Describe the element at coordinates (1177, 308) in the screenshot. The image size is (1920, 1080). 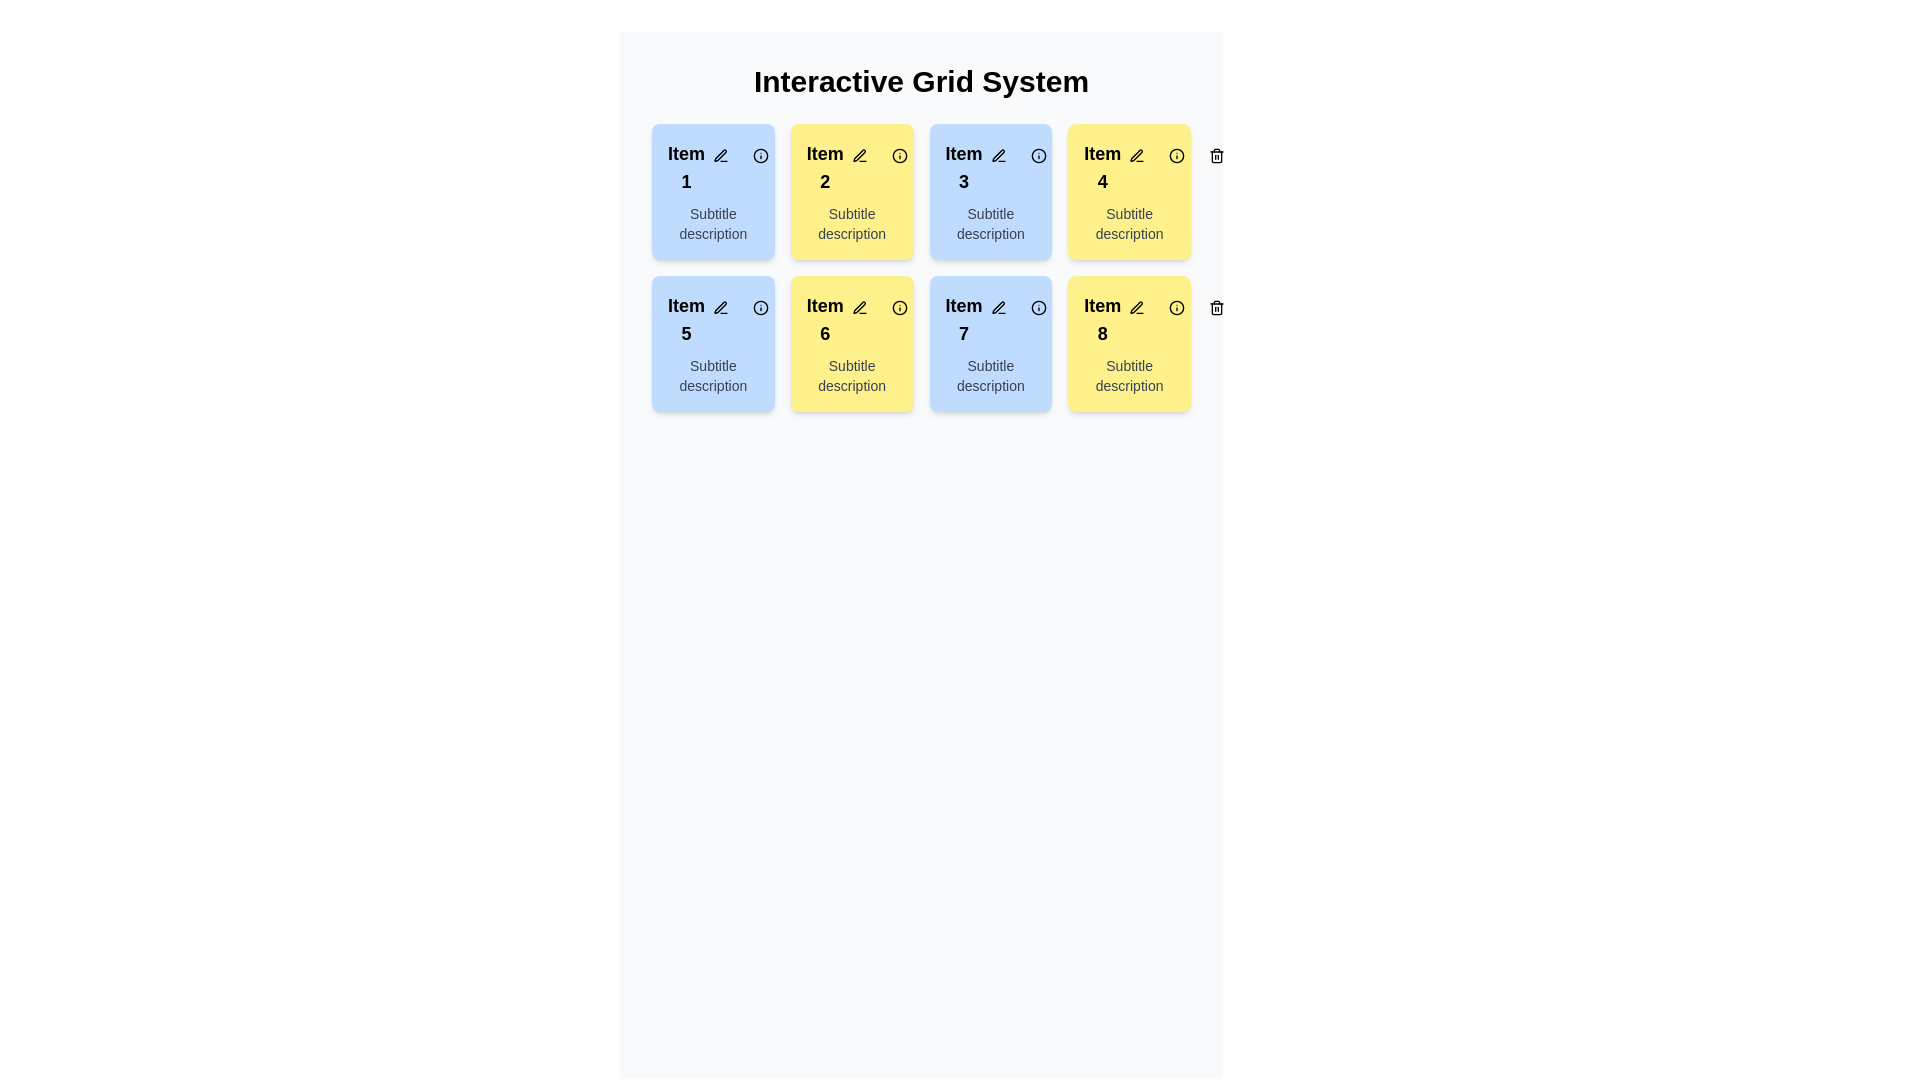
I see `the circular information tooltip icon with a black stroke and white fill, located to the right of the 'Item 8' title` at that location.